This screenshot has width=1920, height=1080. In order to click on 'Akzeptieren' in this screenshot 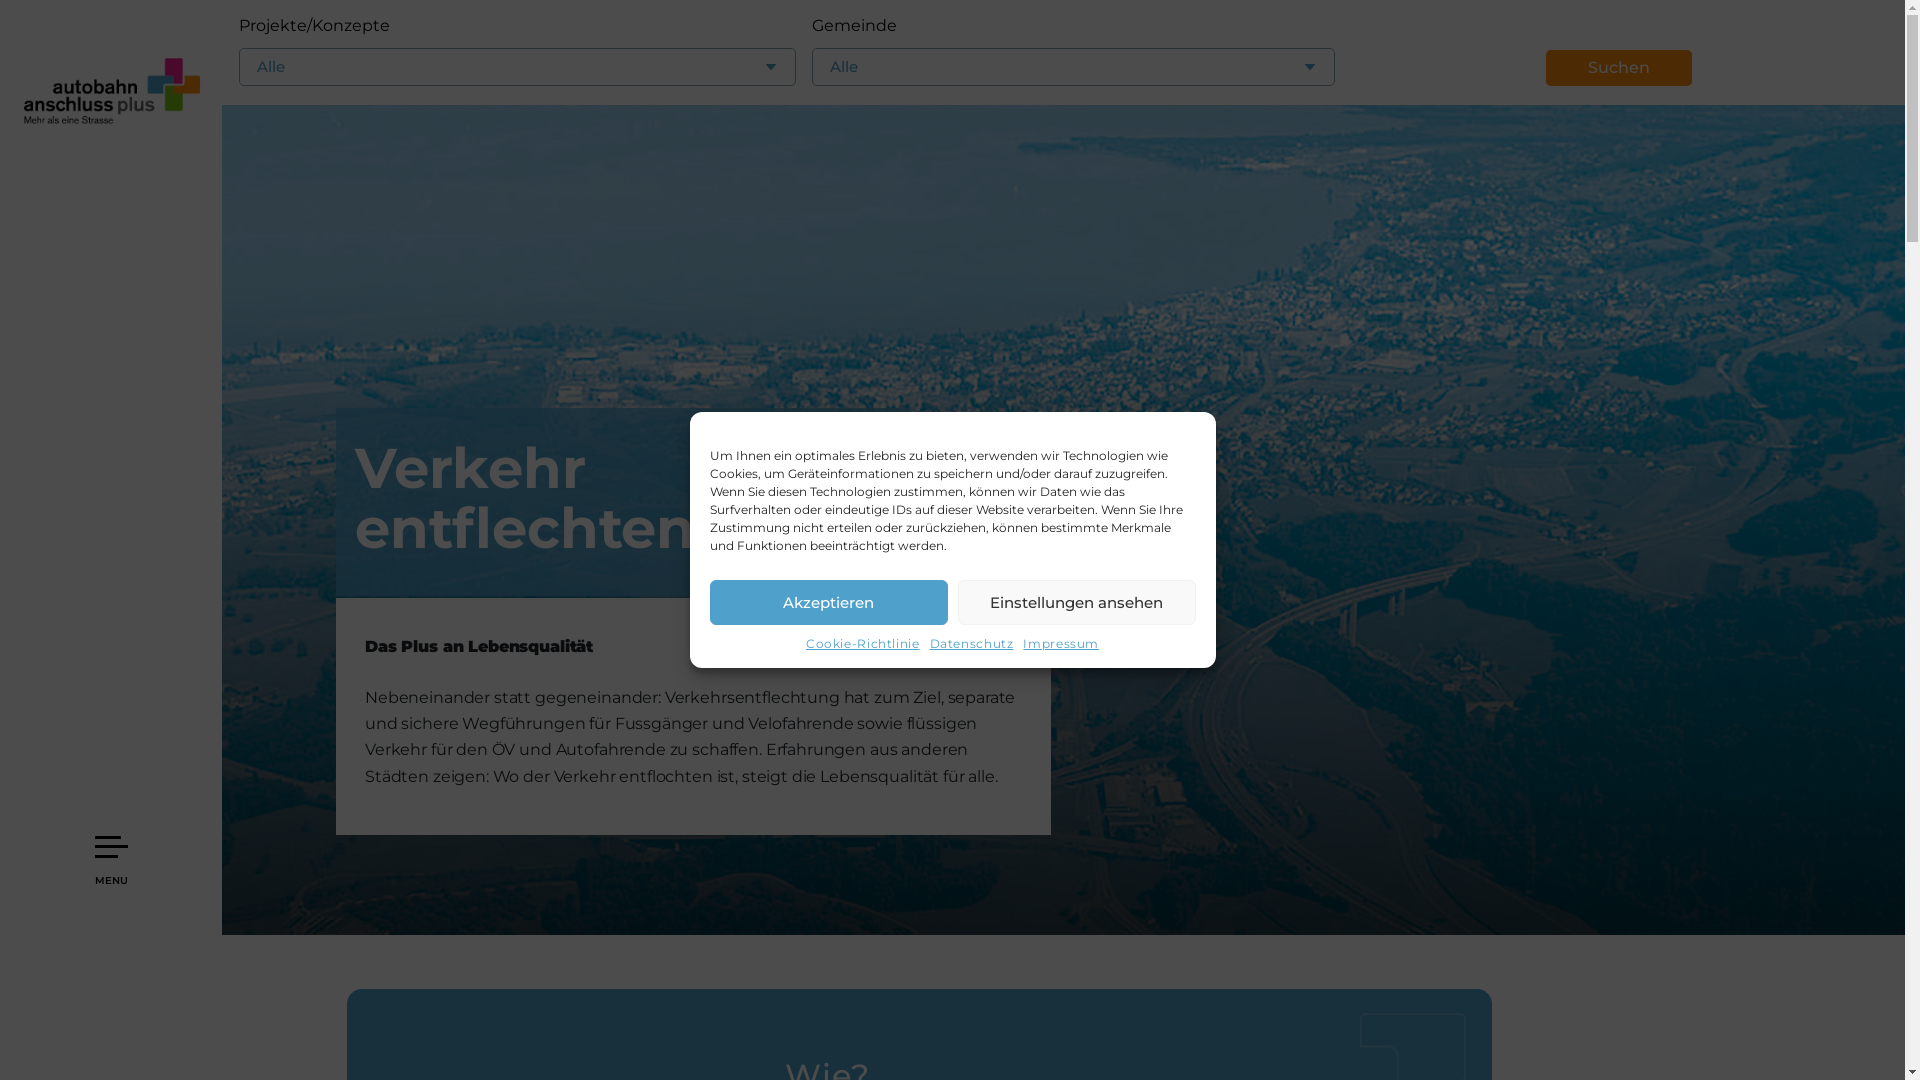, I will do `click(829, 601)`.